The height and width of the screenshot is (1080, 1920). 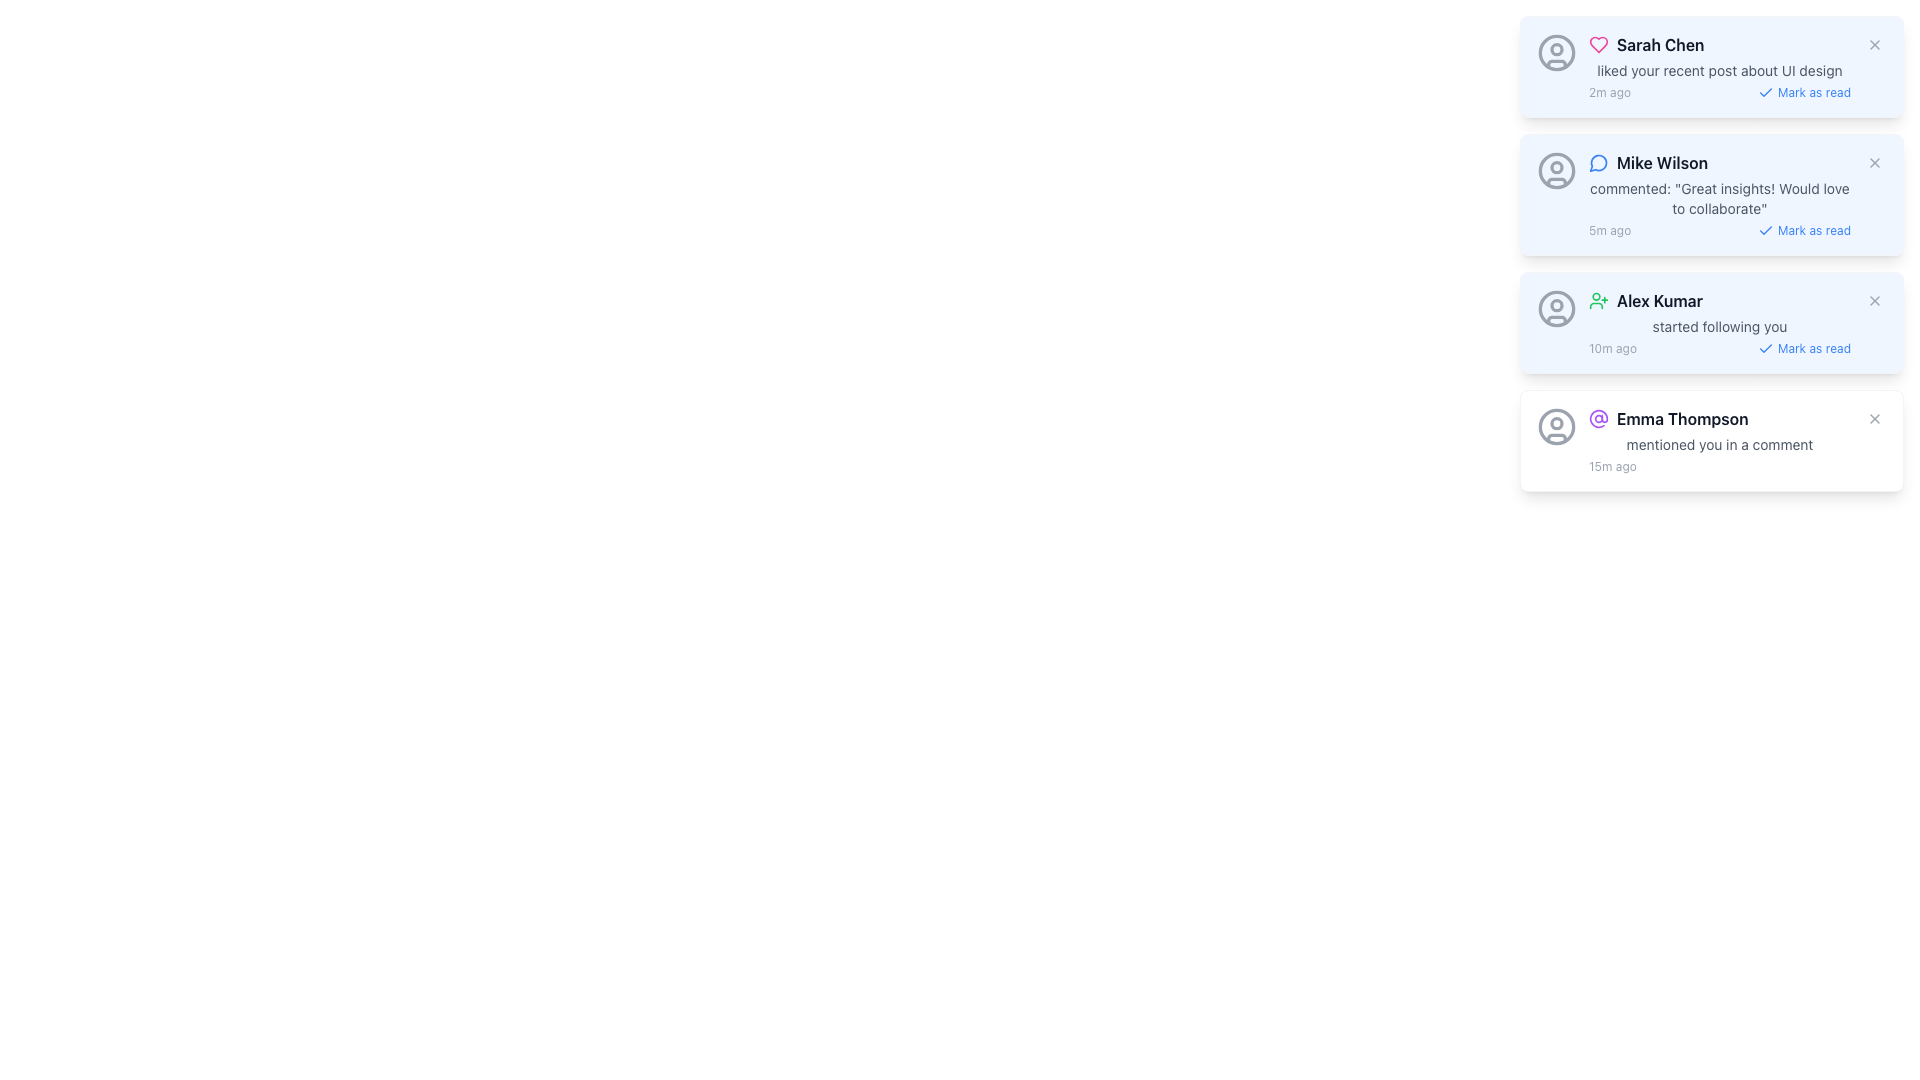 I want to click on the 'Mark as read' interactive text link with an icon to observe the hover effect, so click(x=1804, y=347).